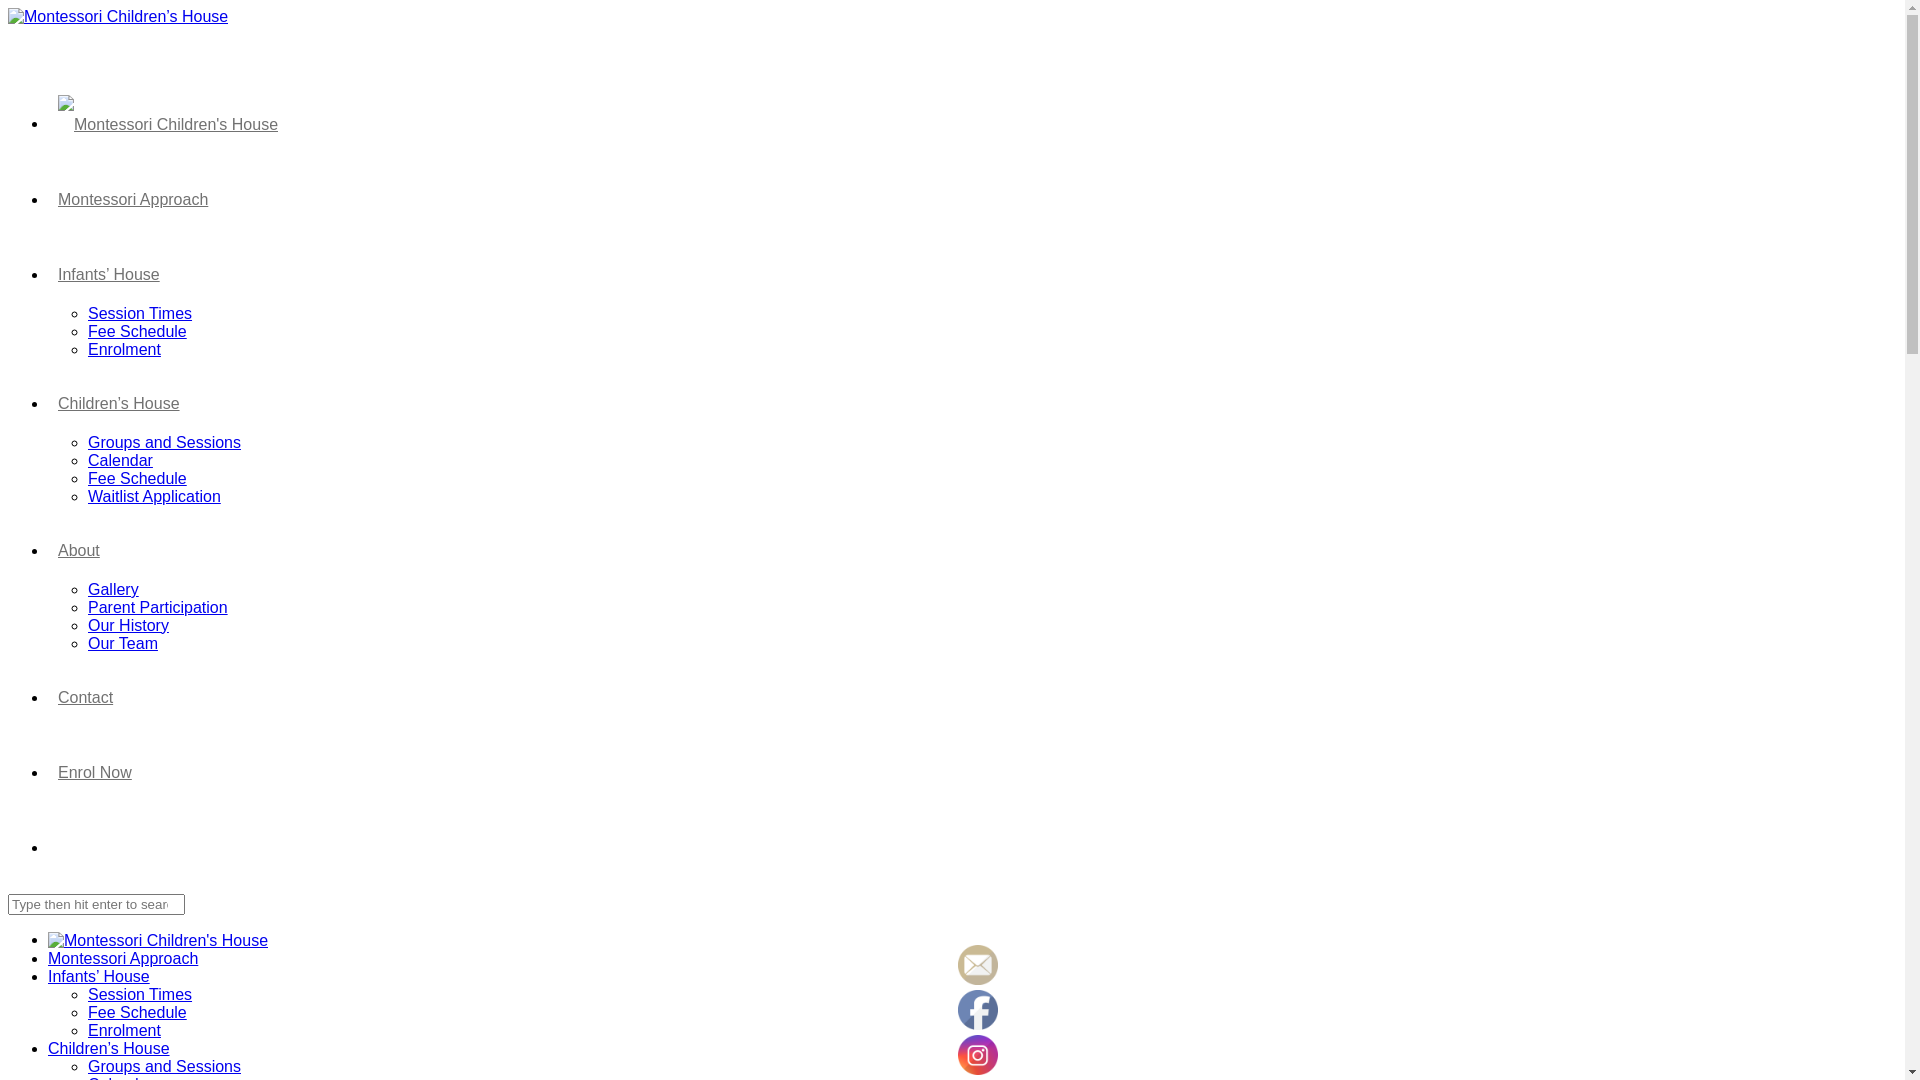 This screenshot has height=1080, width=1920. Describe the element at coordinates (122, 643) in the screenshot. I see `'Our Team'` at that location.